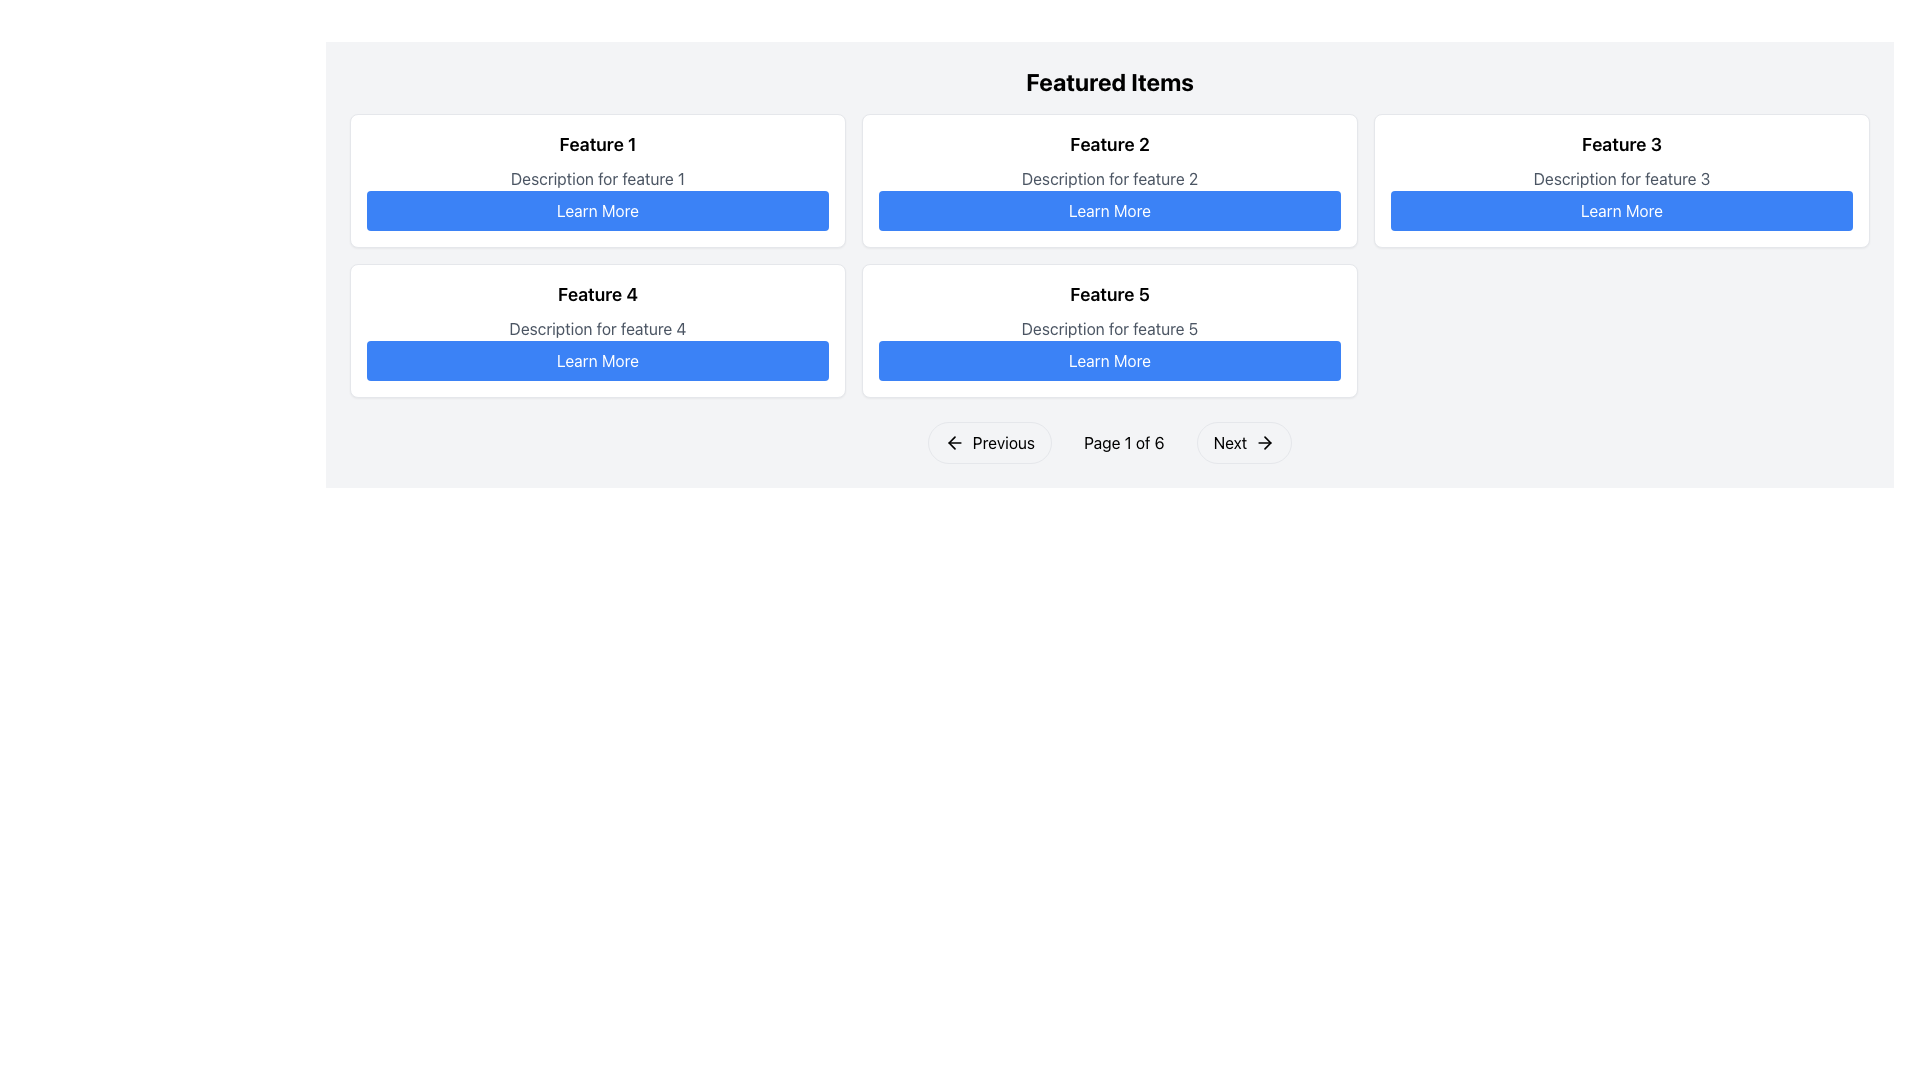  Describe the element at coordinates (1108, 361) in the screenshot. I see `the 'Learn More' button located at the bottom of the 'Feature 5' card to load more details` at that location.